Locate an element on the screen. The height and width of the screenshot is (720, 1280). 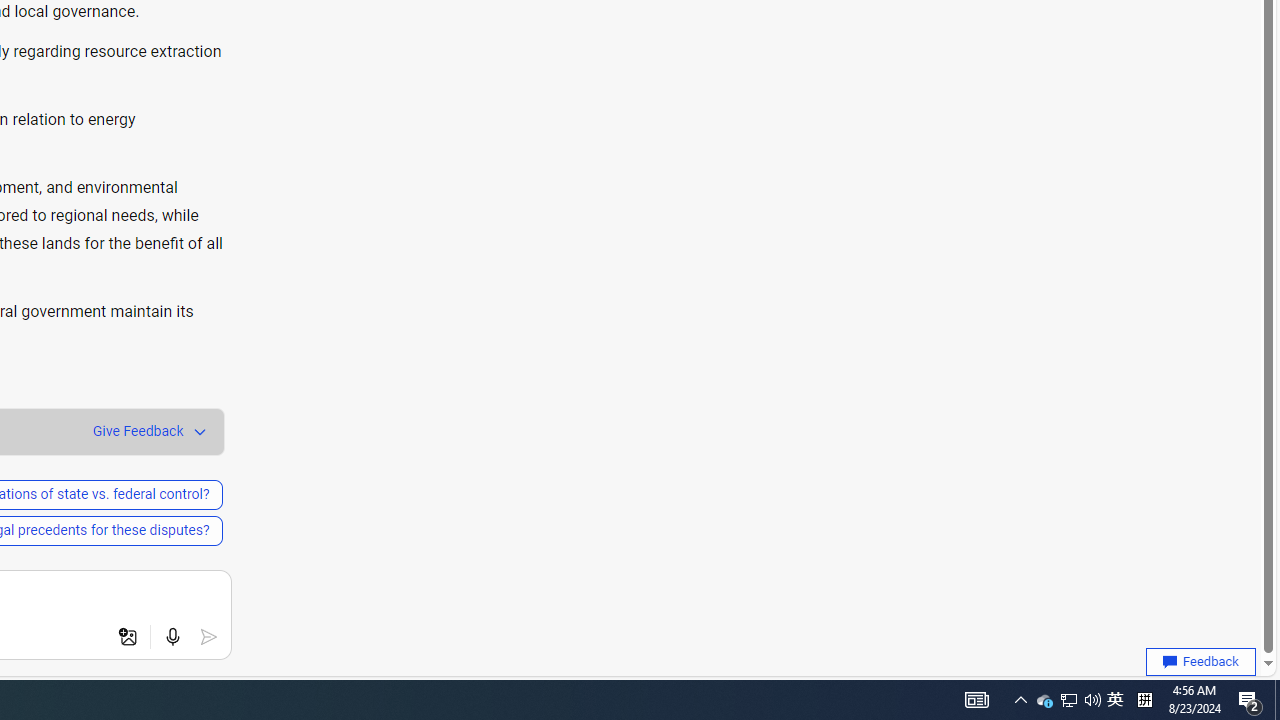
'Use microphone' is located at coordinates (172, 637).